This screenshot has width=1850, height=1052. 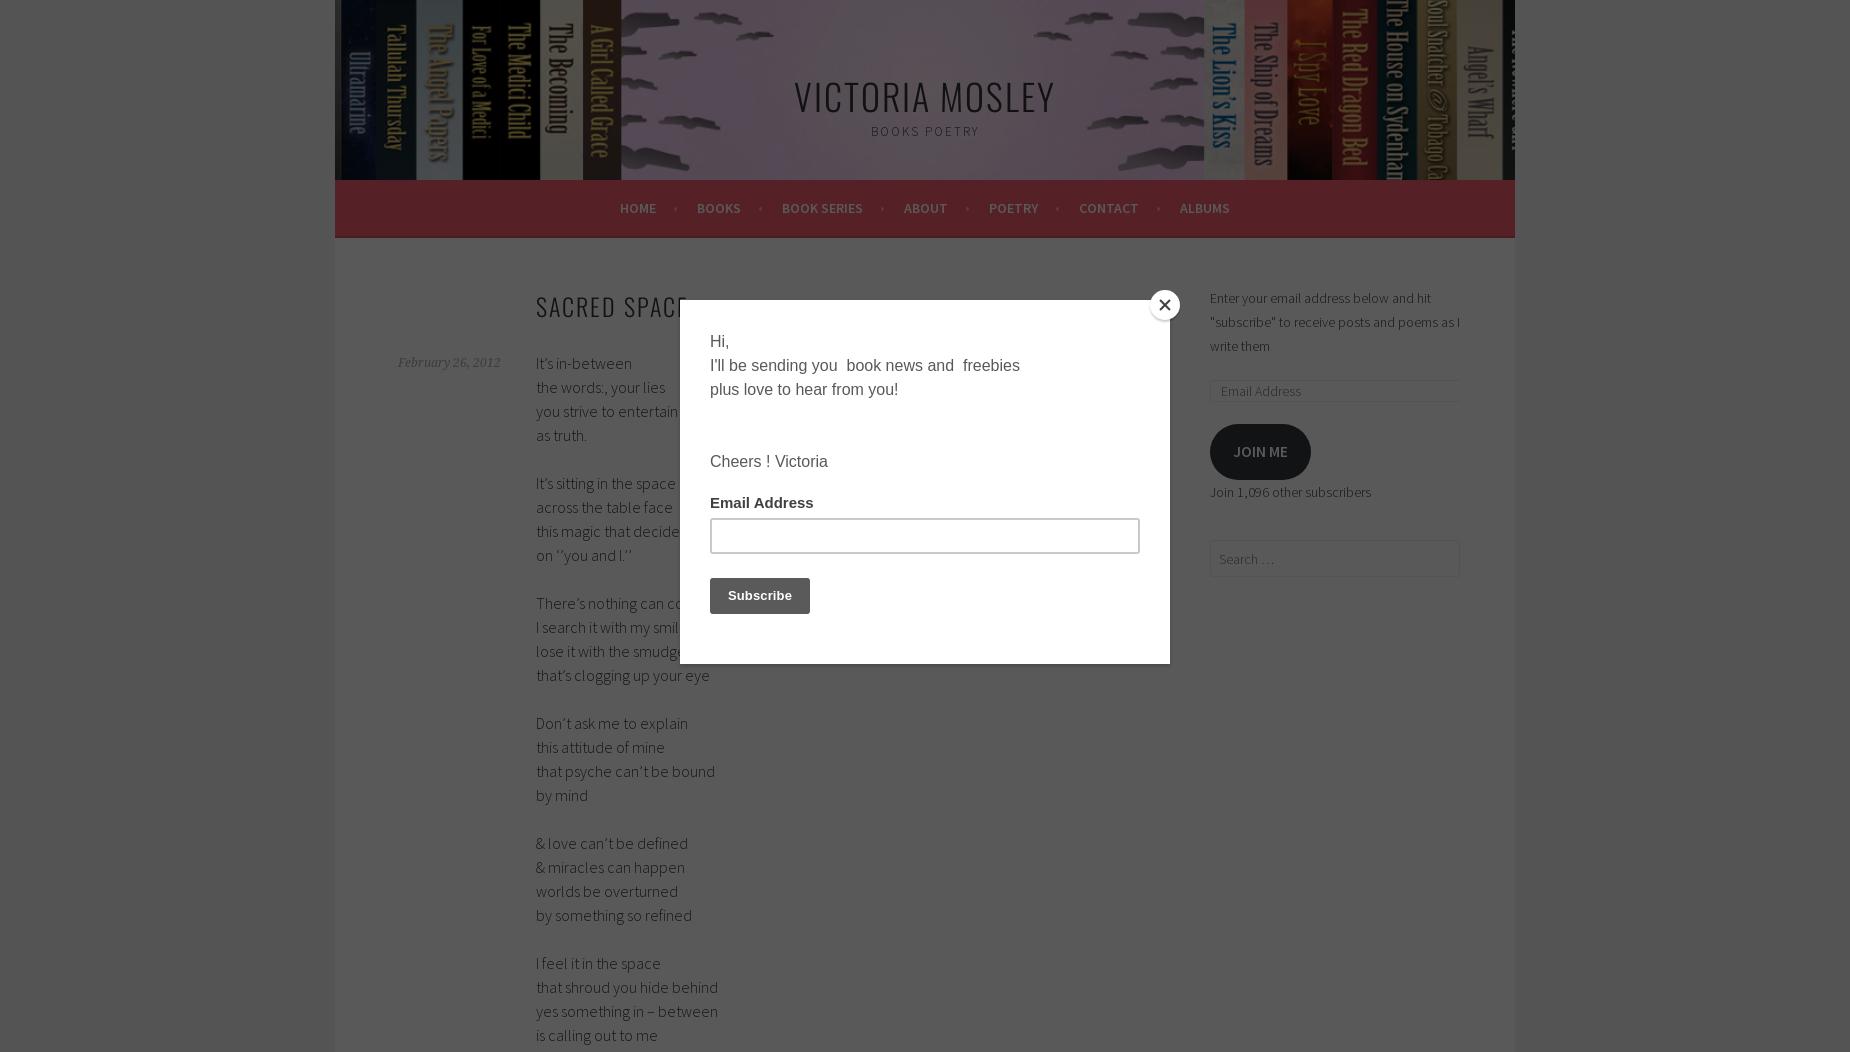 What do you see at coordinates (596, 1033) in the screenshot?
I see `'is calling out to me'` at bounding box center [596, 1033].